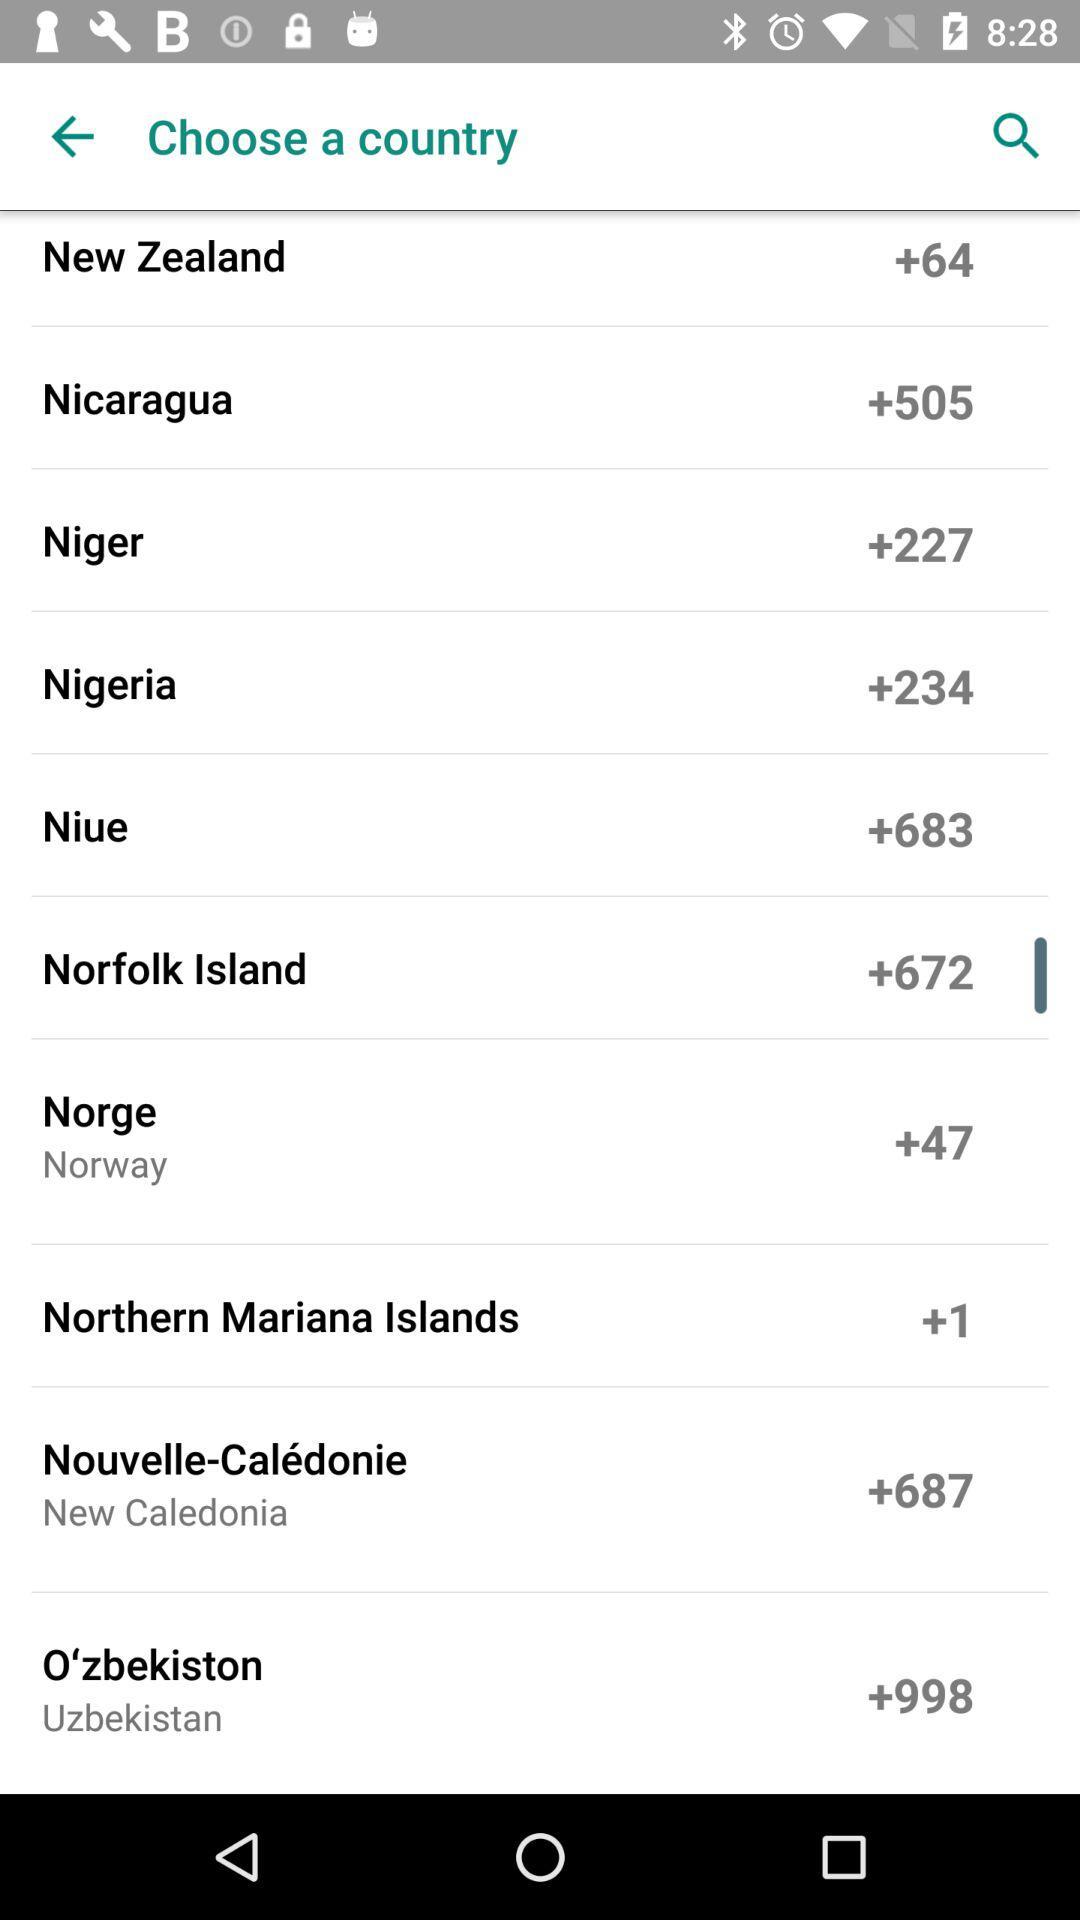 This screenshot has width=1080, height=1920. I want to click on the item below the norfolk island, so click(99, 1108).